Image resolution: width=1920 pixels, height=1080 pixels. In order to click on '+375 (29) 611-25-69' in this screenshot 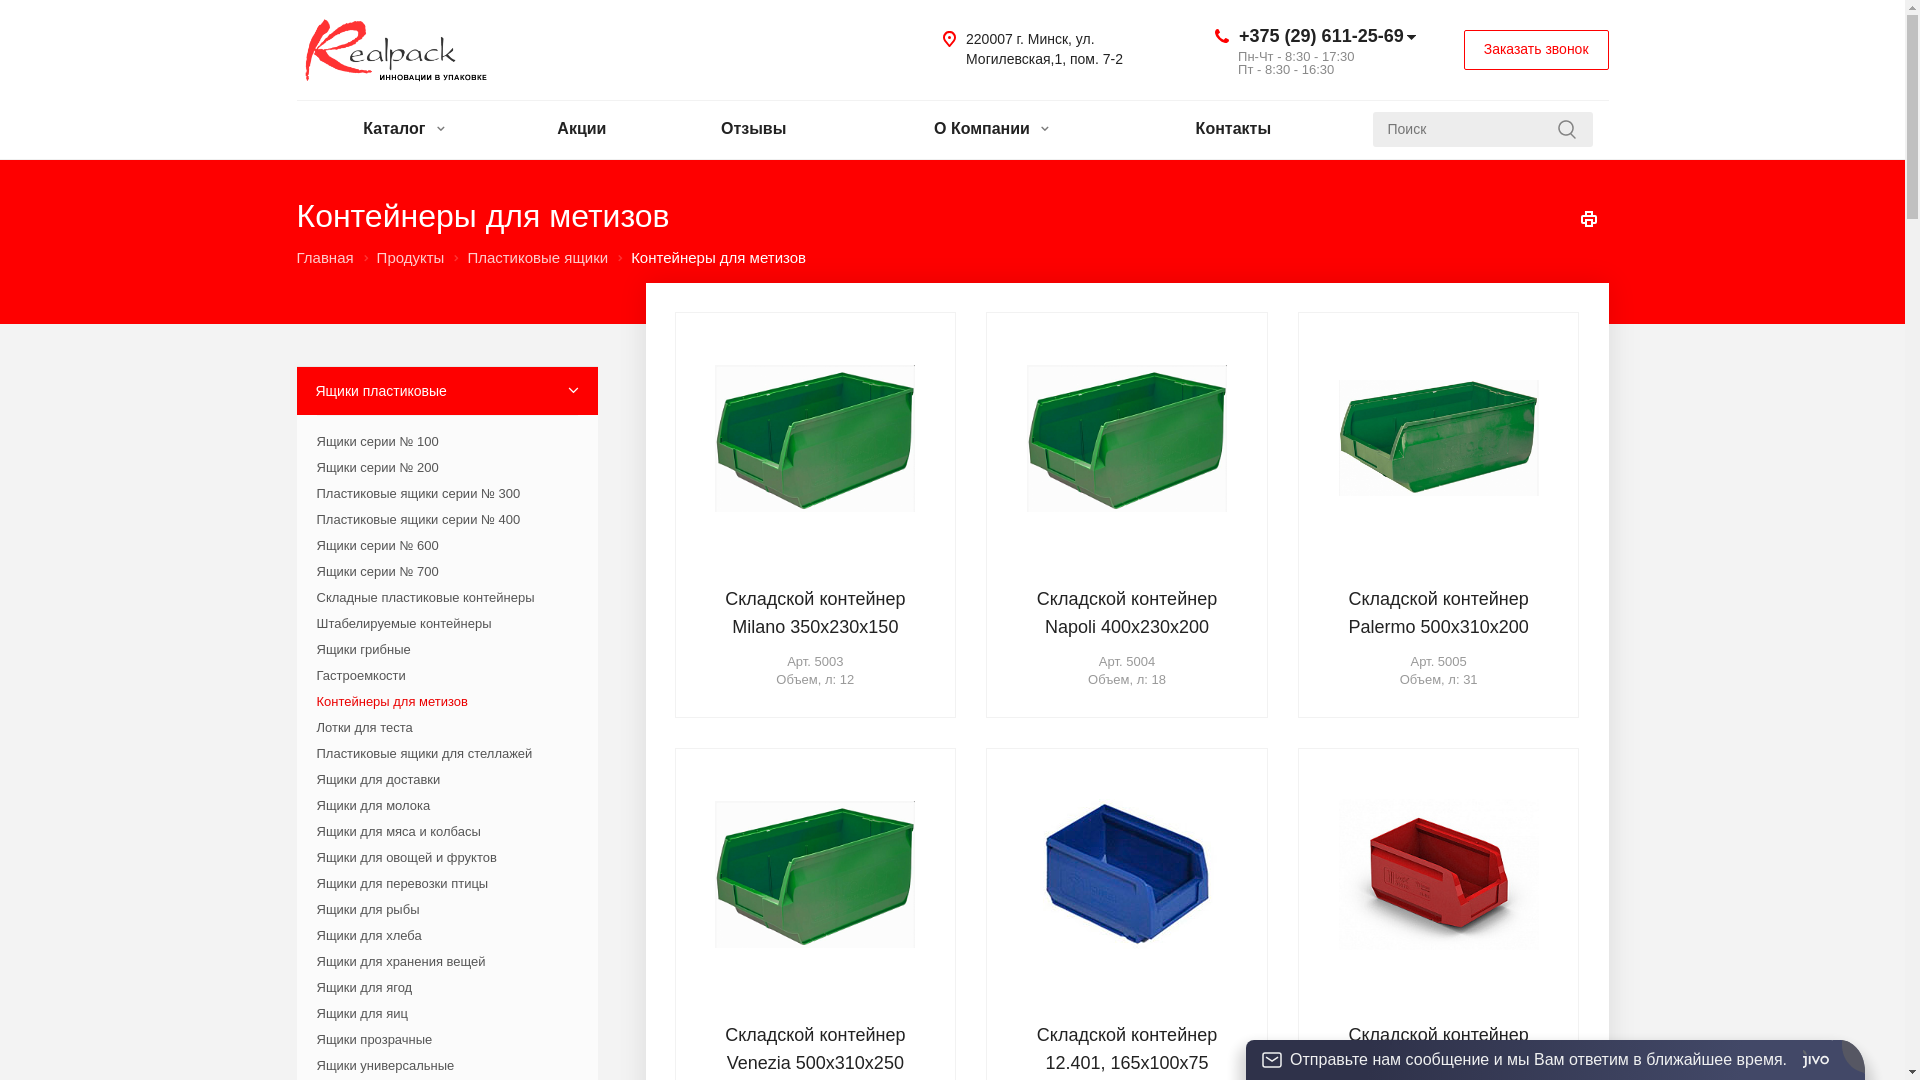, I will do `click(1321, 35)`.